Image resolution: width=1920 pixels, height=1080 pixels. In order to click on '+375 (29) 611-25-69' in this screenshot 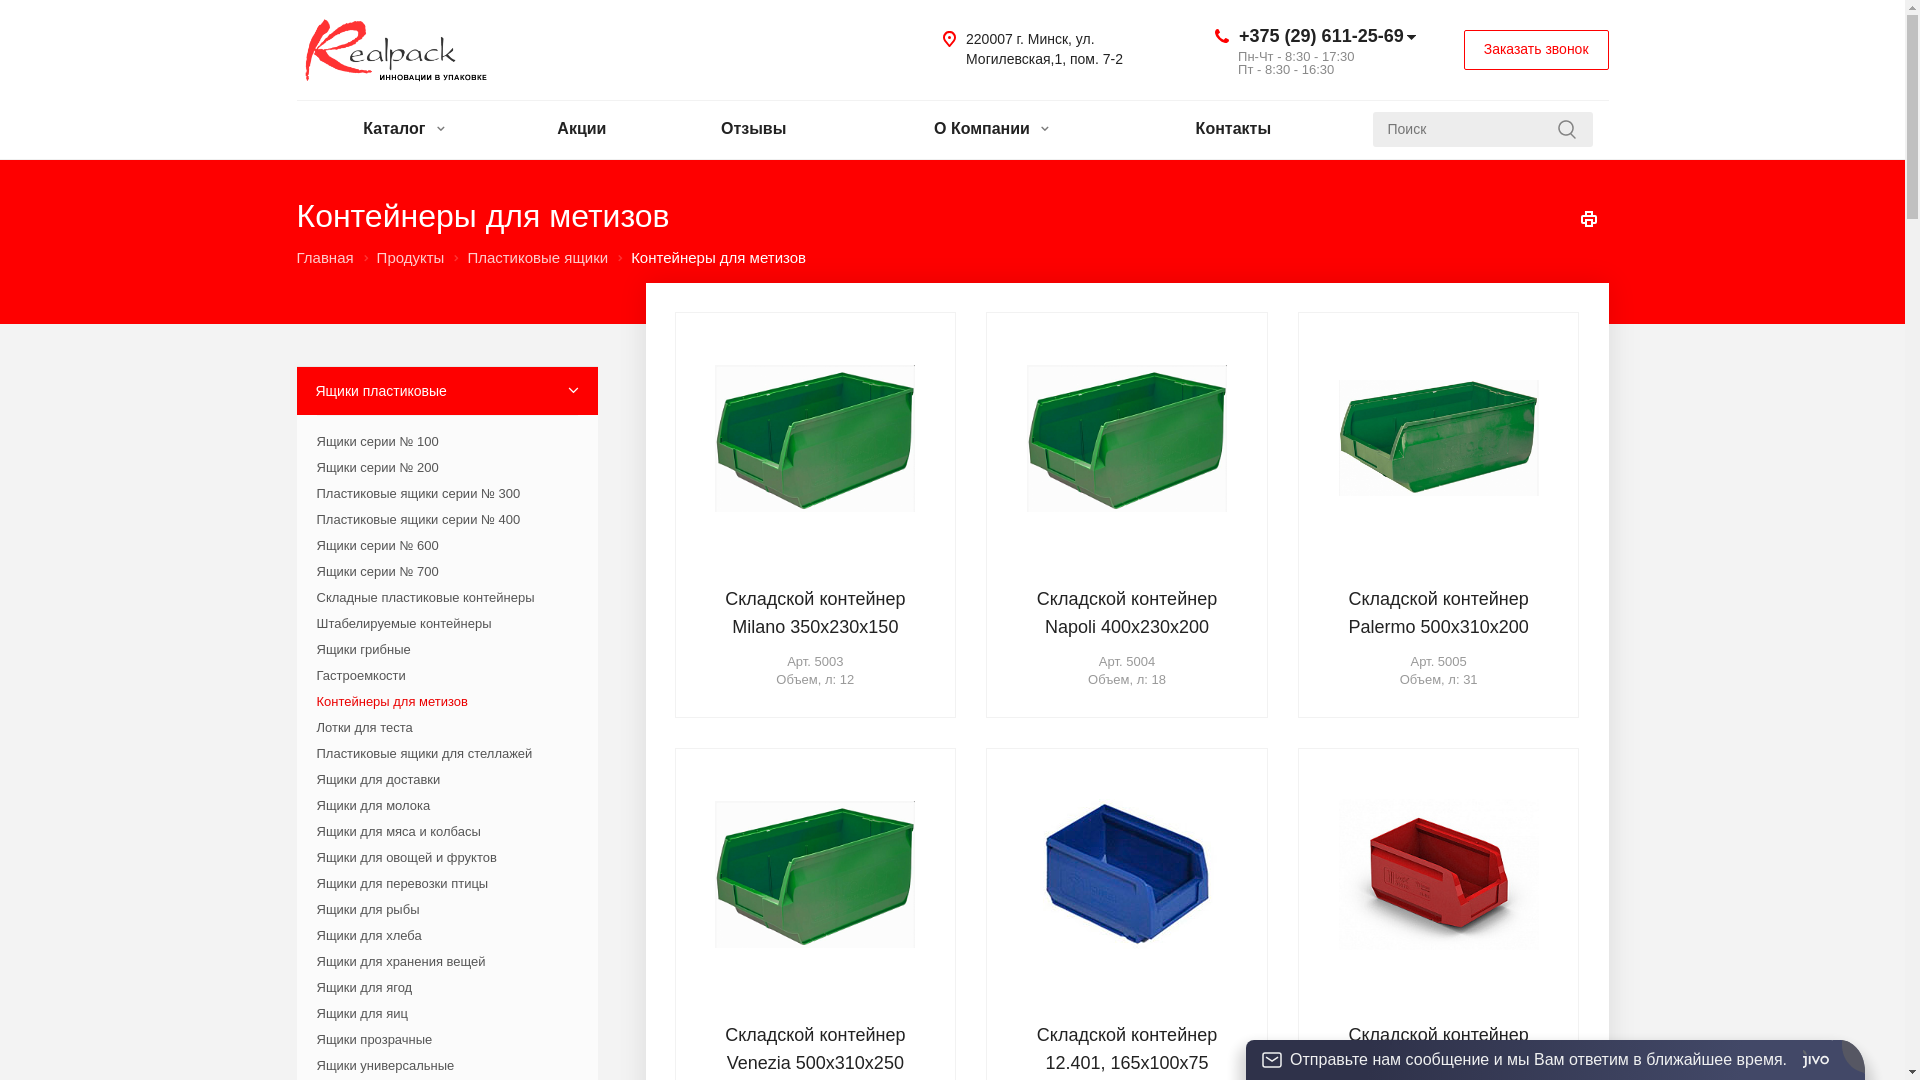, I will do `click(1321, 35)`.